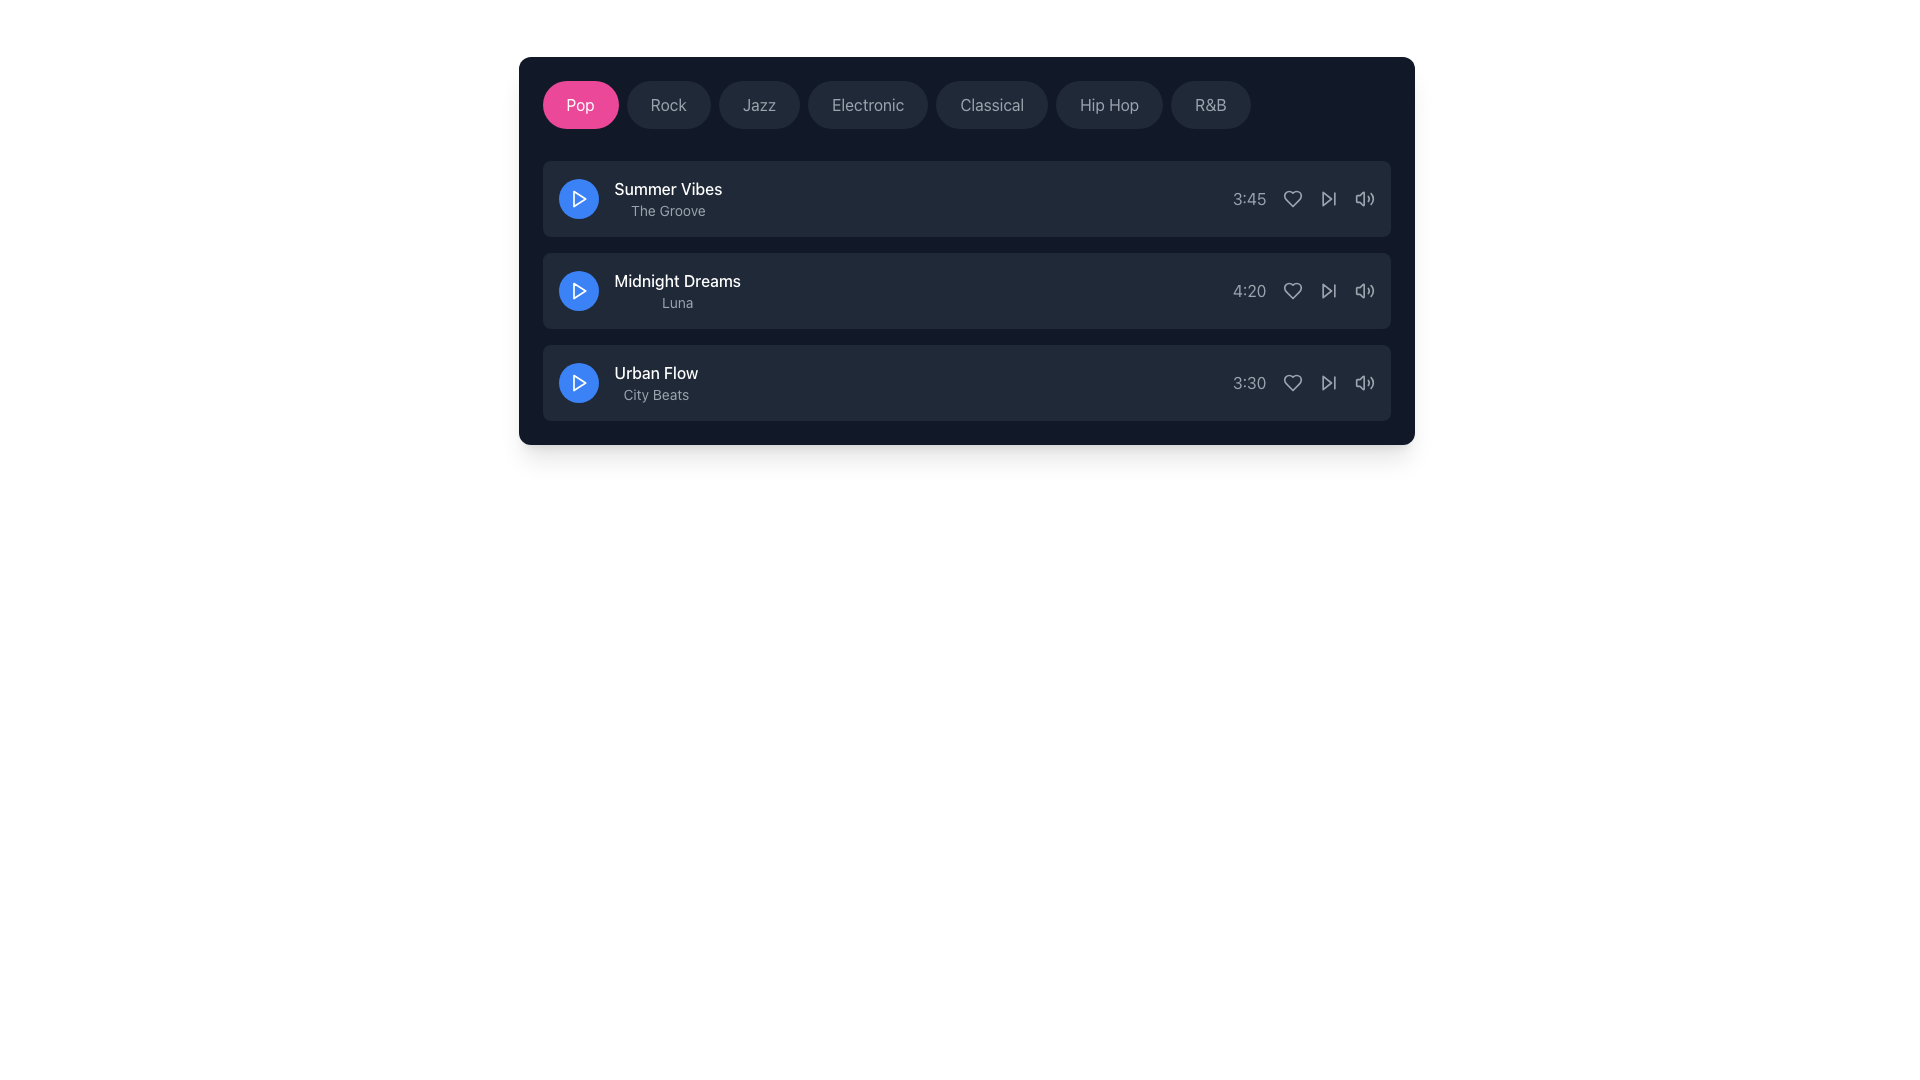 This screenshot has width=1920, height=1080. I want to click on the static label or subtitle text located beneath the 'Summer Vibes' text in the first item of the list layout, so click(668, 211).